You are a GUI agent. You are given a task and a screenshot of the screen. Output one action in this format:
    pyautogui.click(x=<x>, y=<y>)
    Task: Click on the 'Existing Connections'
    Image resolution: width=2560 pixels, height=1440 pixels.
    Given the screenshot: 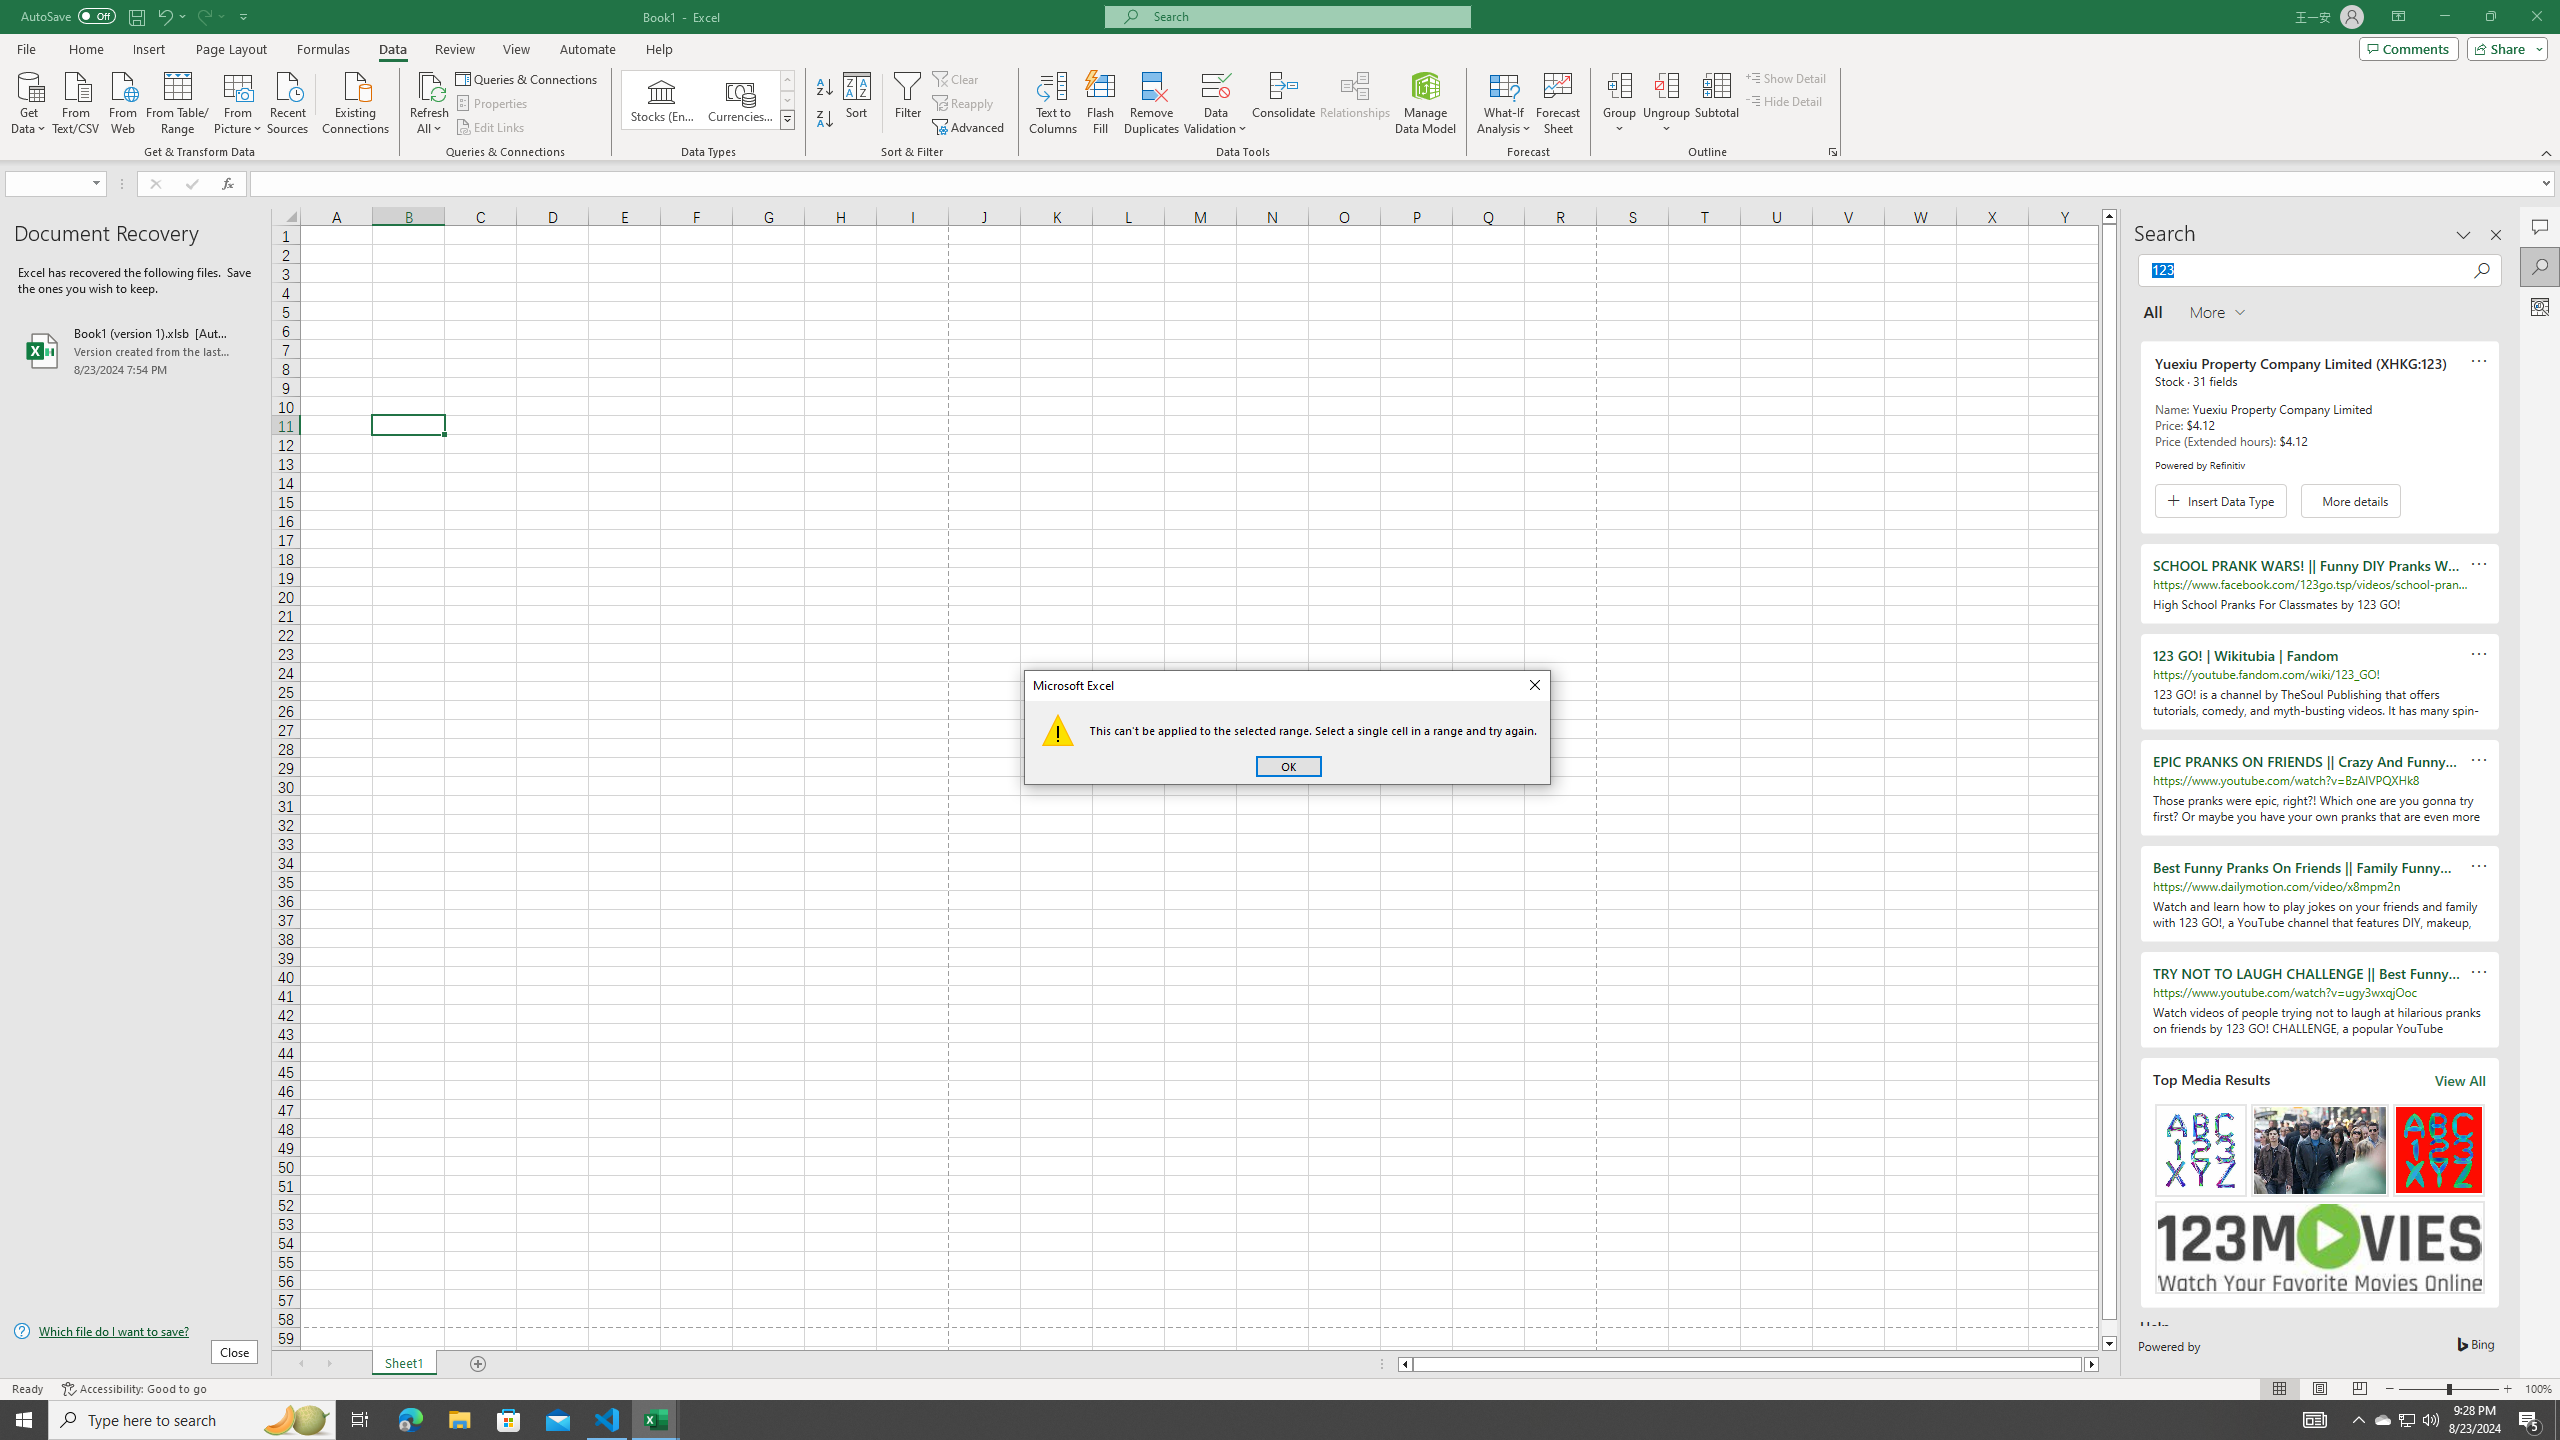 What is the action you would take?
    pyautogui.click(x=354, y=100)
    